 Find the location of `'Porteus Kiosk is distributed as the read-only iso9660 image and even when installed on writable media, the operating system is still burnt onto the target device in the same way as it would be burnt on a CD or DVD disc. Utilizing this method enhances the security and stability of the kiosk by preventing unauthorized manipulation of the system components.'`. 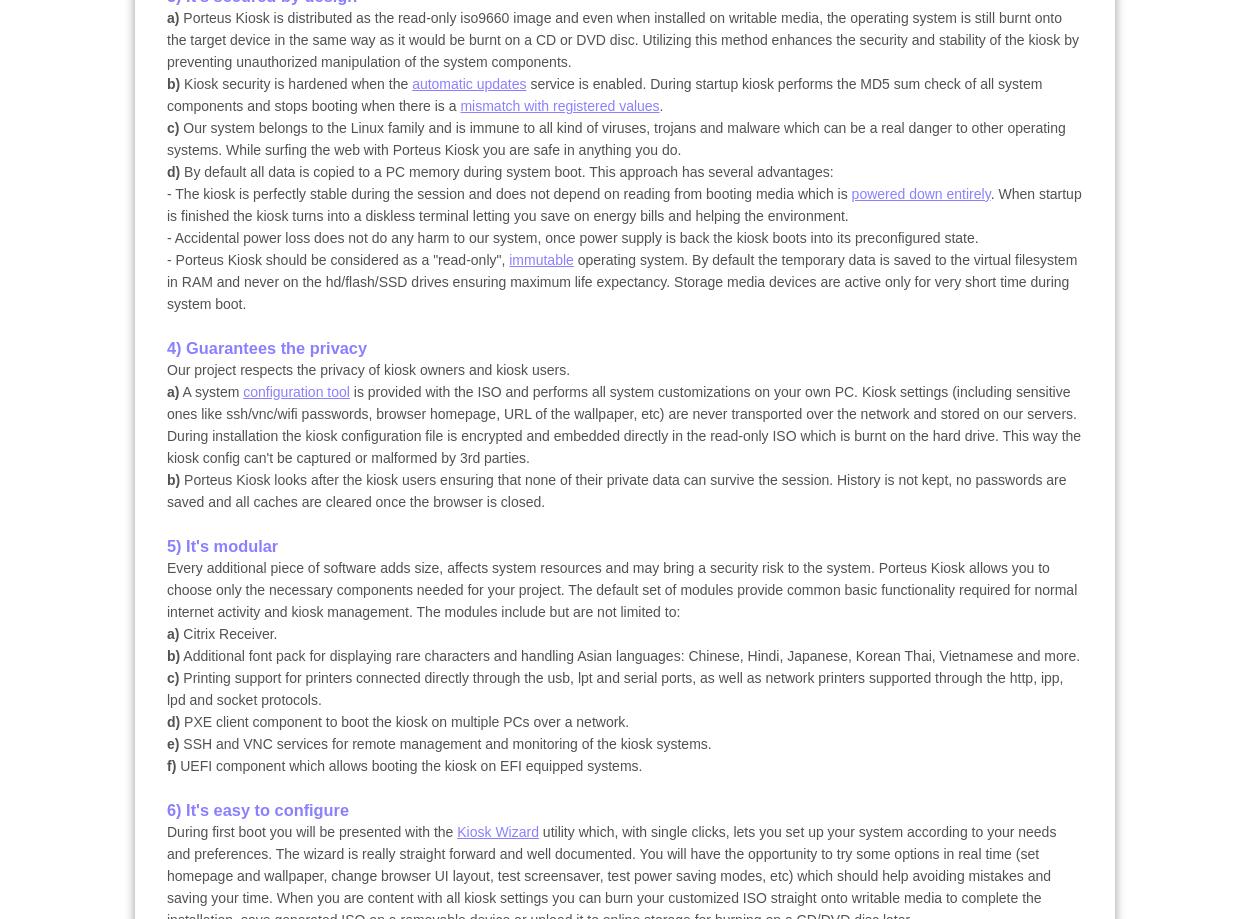

'Porteus Kiosk is distributed as the read-only iso9660 image and even when installed on writable media, the operating system is still burnt onto the target device in the same way as it would be burnt on a CD or DVD disc. Utilizing this method enhances the security and stability of the kiosk by preventing unauthorized manipulation of the system components.' is located at coordinates (622, 39).